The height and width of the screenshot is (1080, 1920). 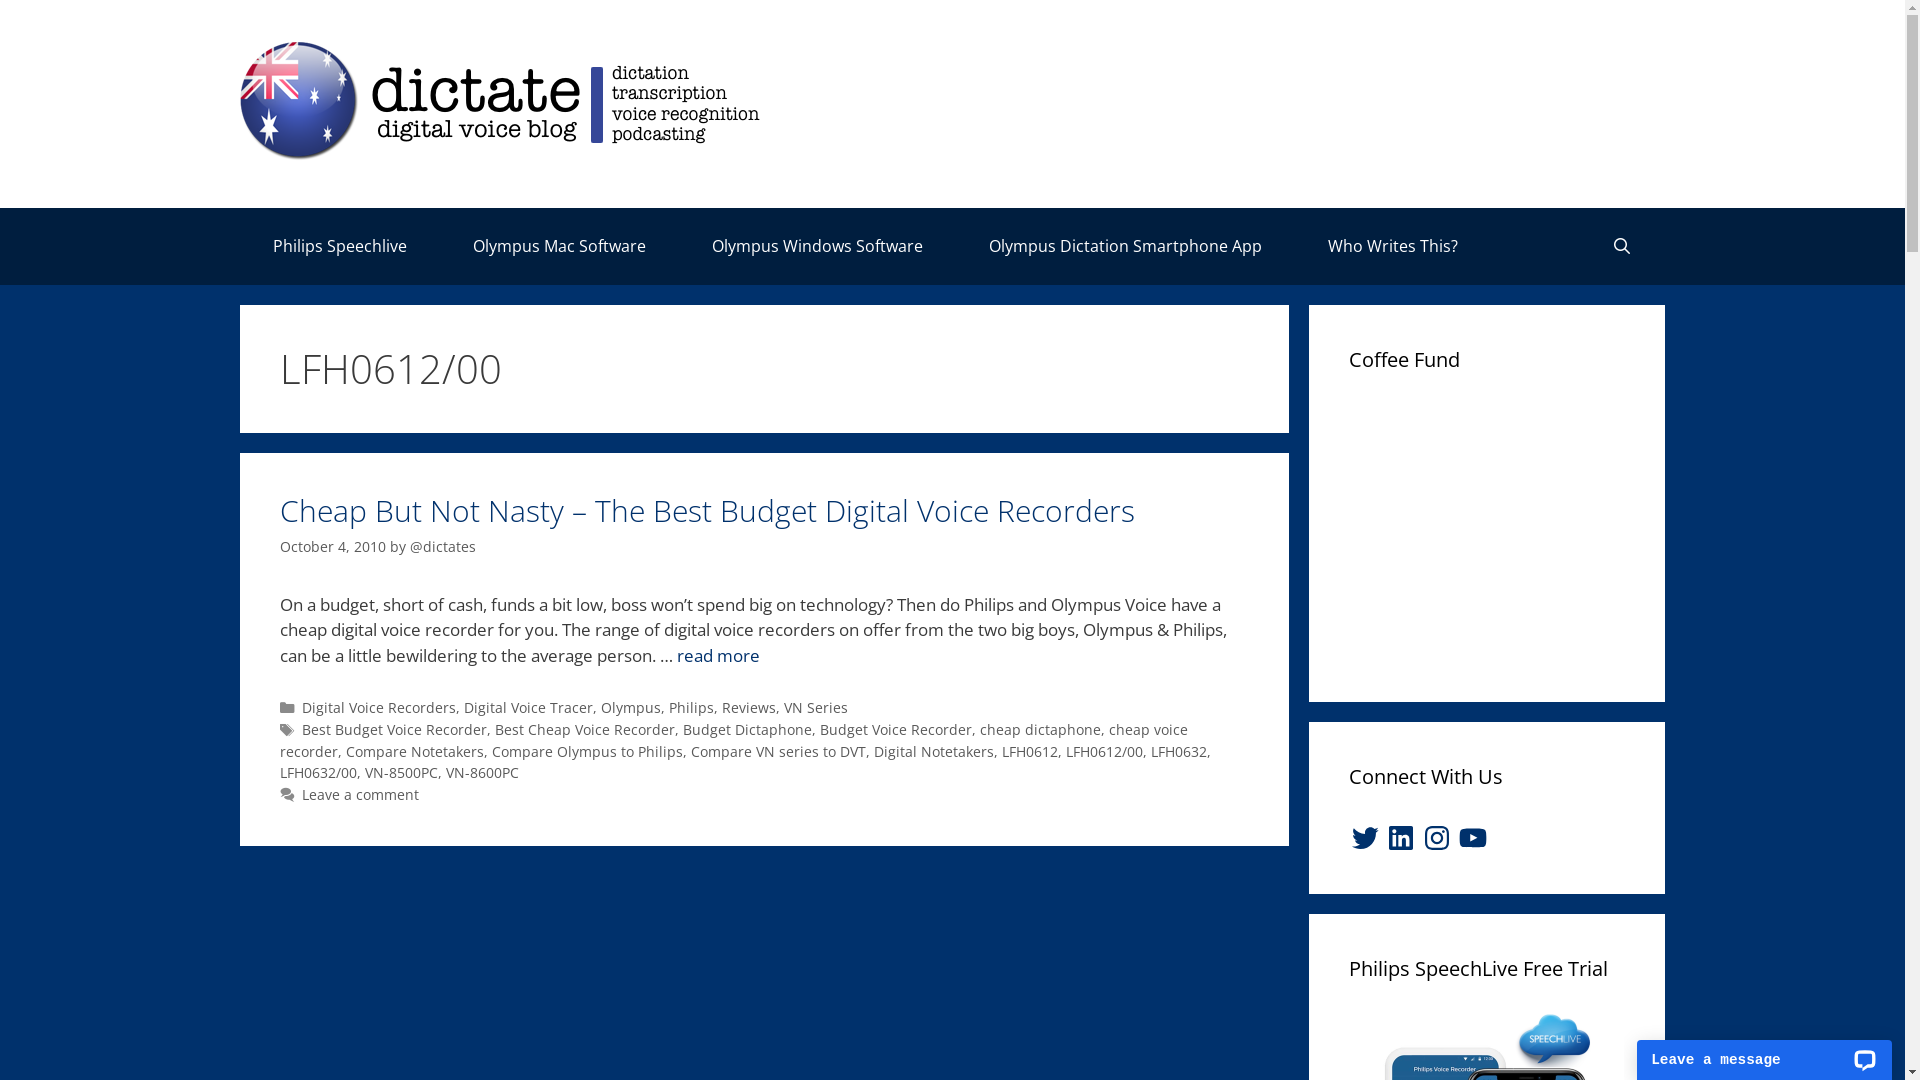 What do you see at coordinates (441, 546) in the screenshot?
I see `'@dictates'` at bounding box center [441, 546].